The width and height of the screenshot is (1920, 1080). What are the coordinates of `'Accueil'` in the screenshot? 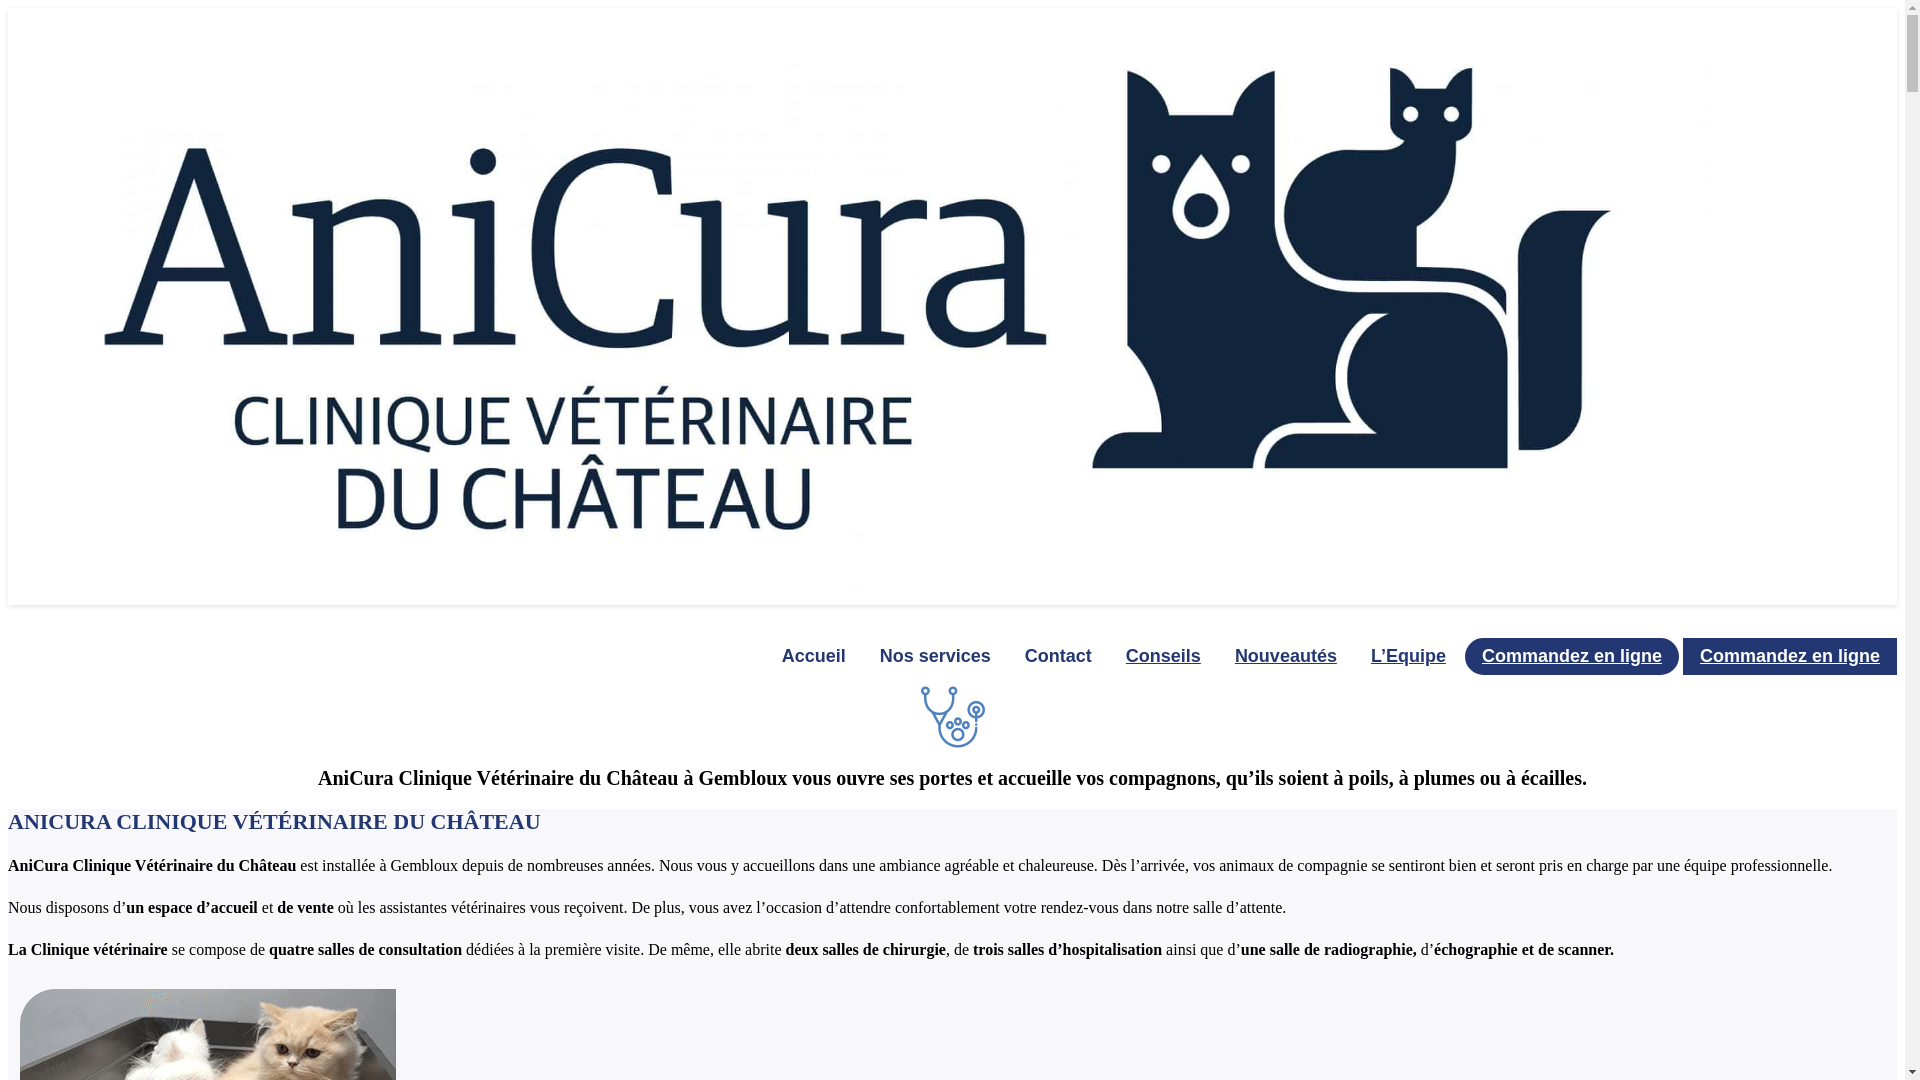 It's located at (814, 656).